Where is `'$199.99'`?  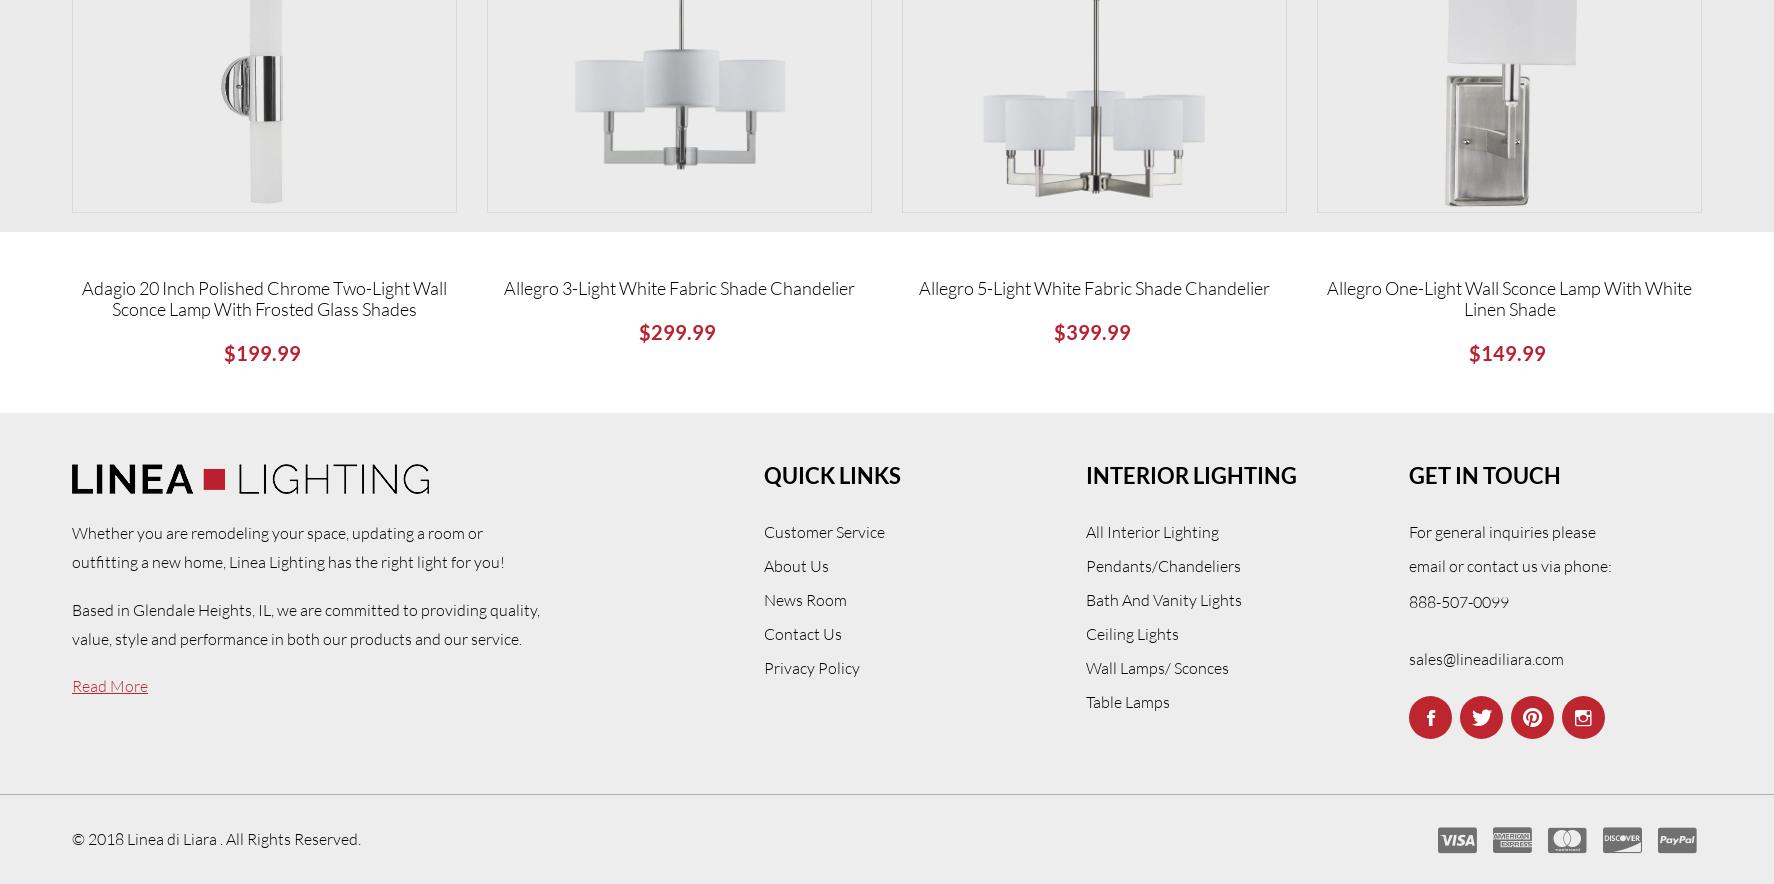 '$199.99' is located at coordinates (221, 351).